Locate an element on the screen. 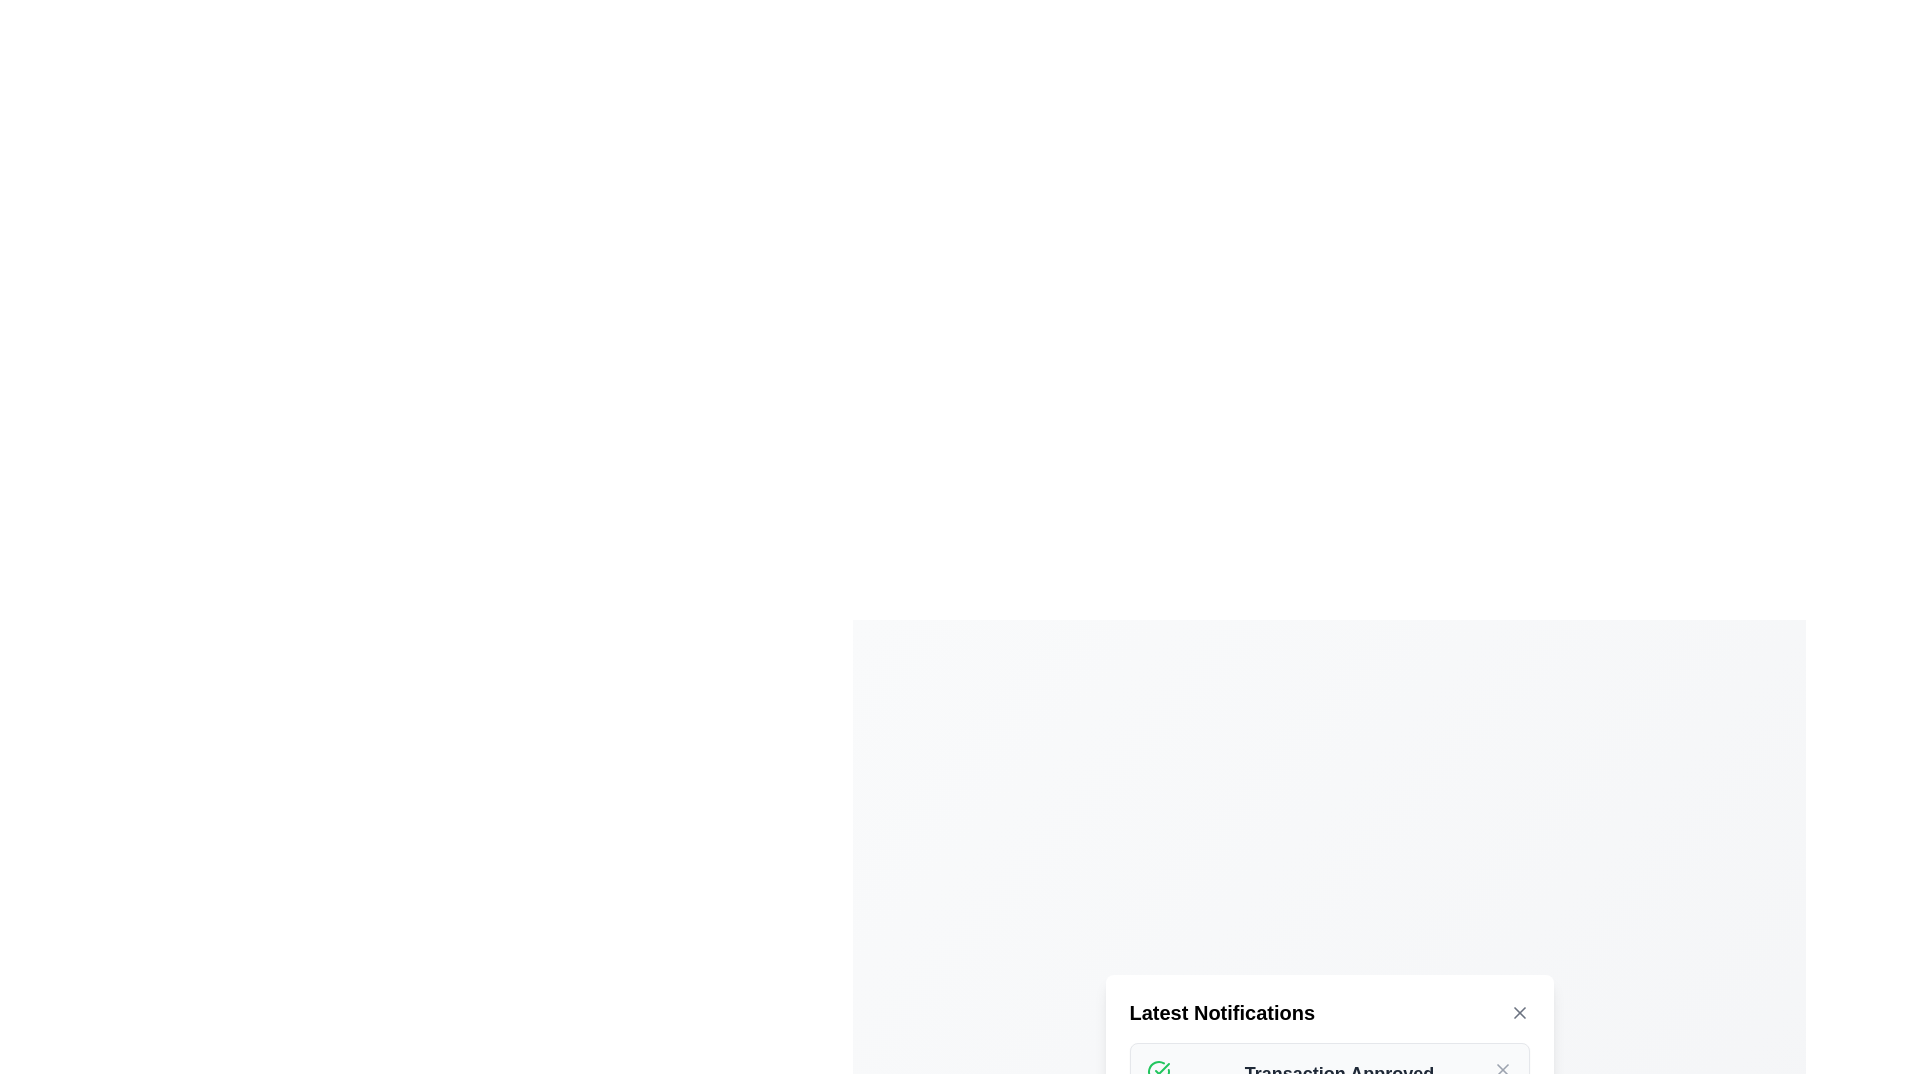 Image resolution: width=1920 pixels, height=1080 pixels. the Close Button Icon located at the top-right corner of the notification panel is located at coordinates (1502, 1068).